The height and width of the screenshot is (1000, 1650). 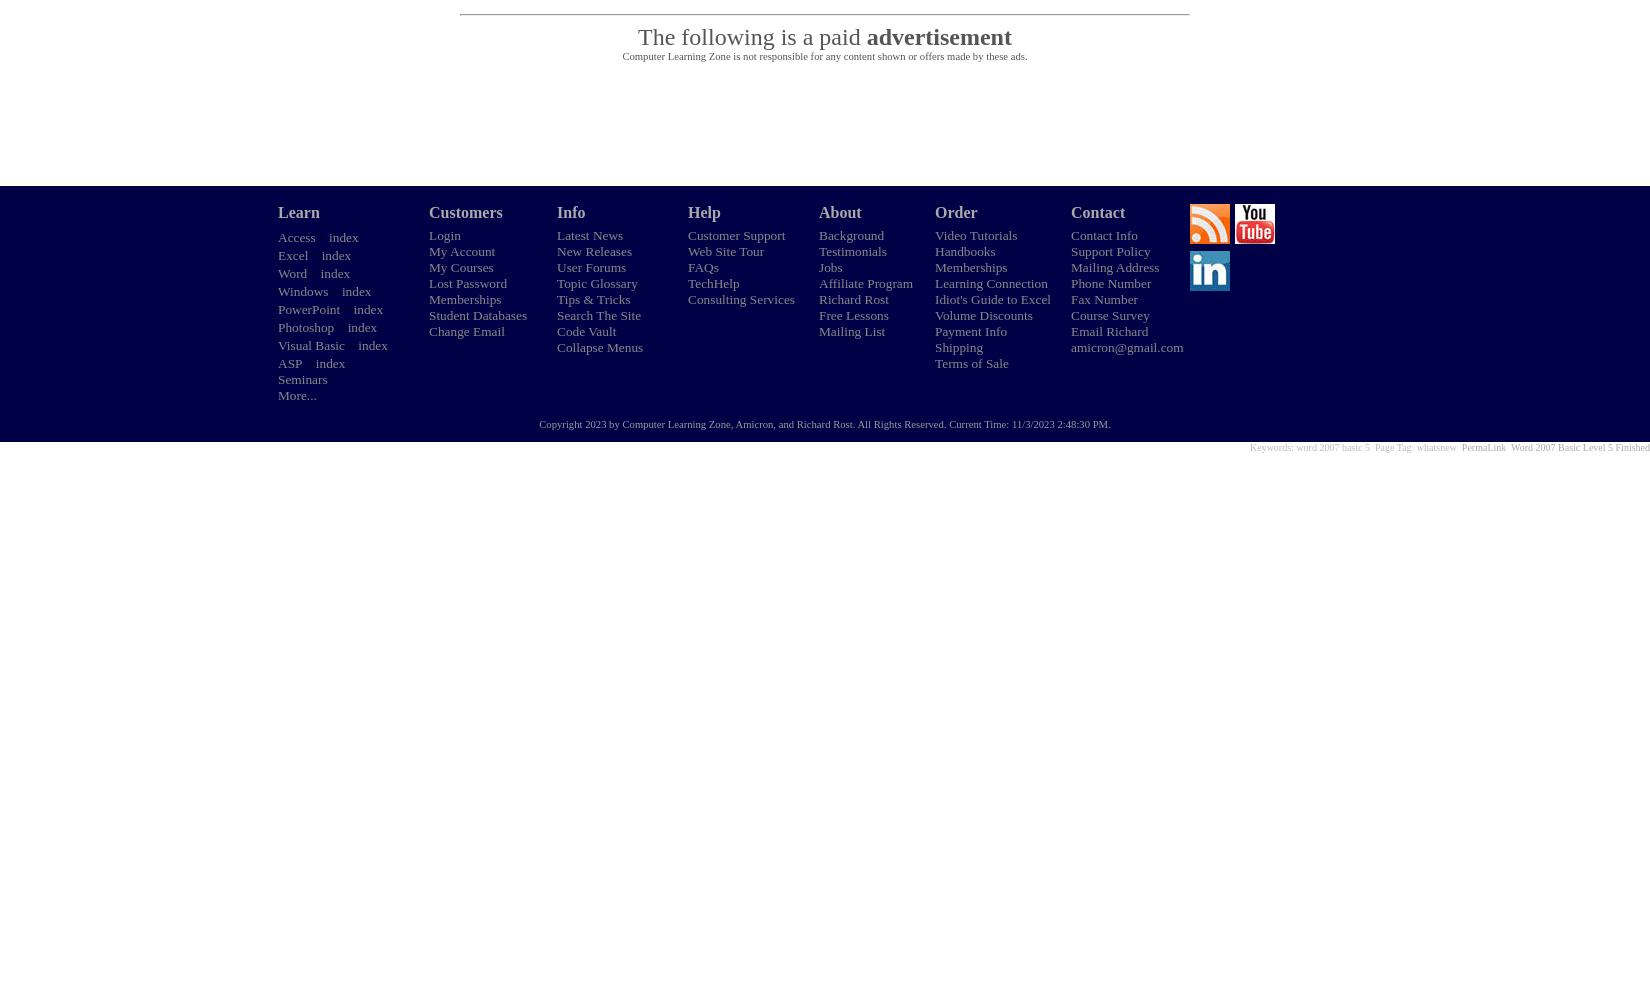 What do you see at coordinates (311, 344) in the screenshot?
I see `'Visual Basic'` at bounding box center [311, 344].